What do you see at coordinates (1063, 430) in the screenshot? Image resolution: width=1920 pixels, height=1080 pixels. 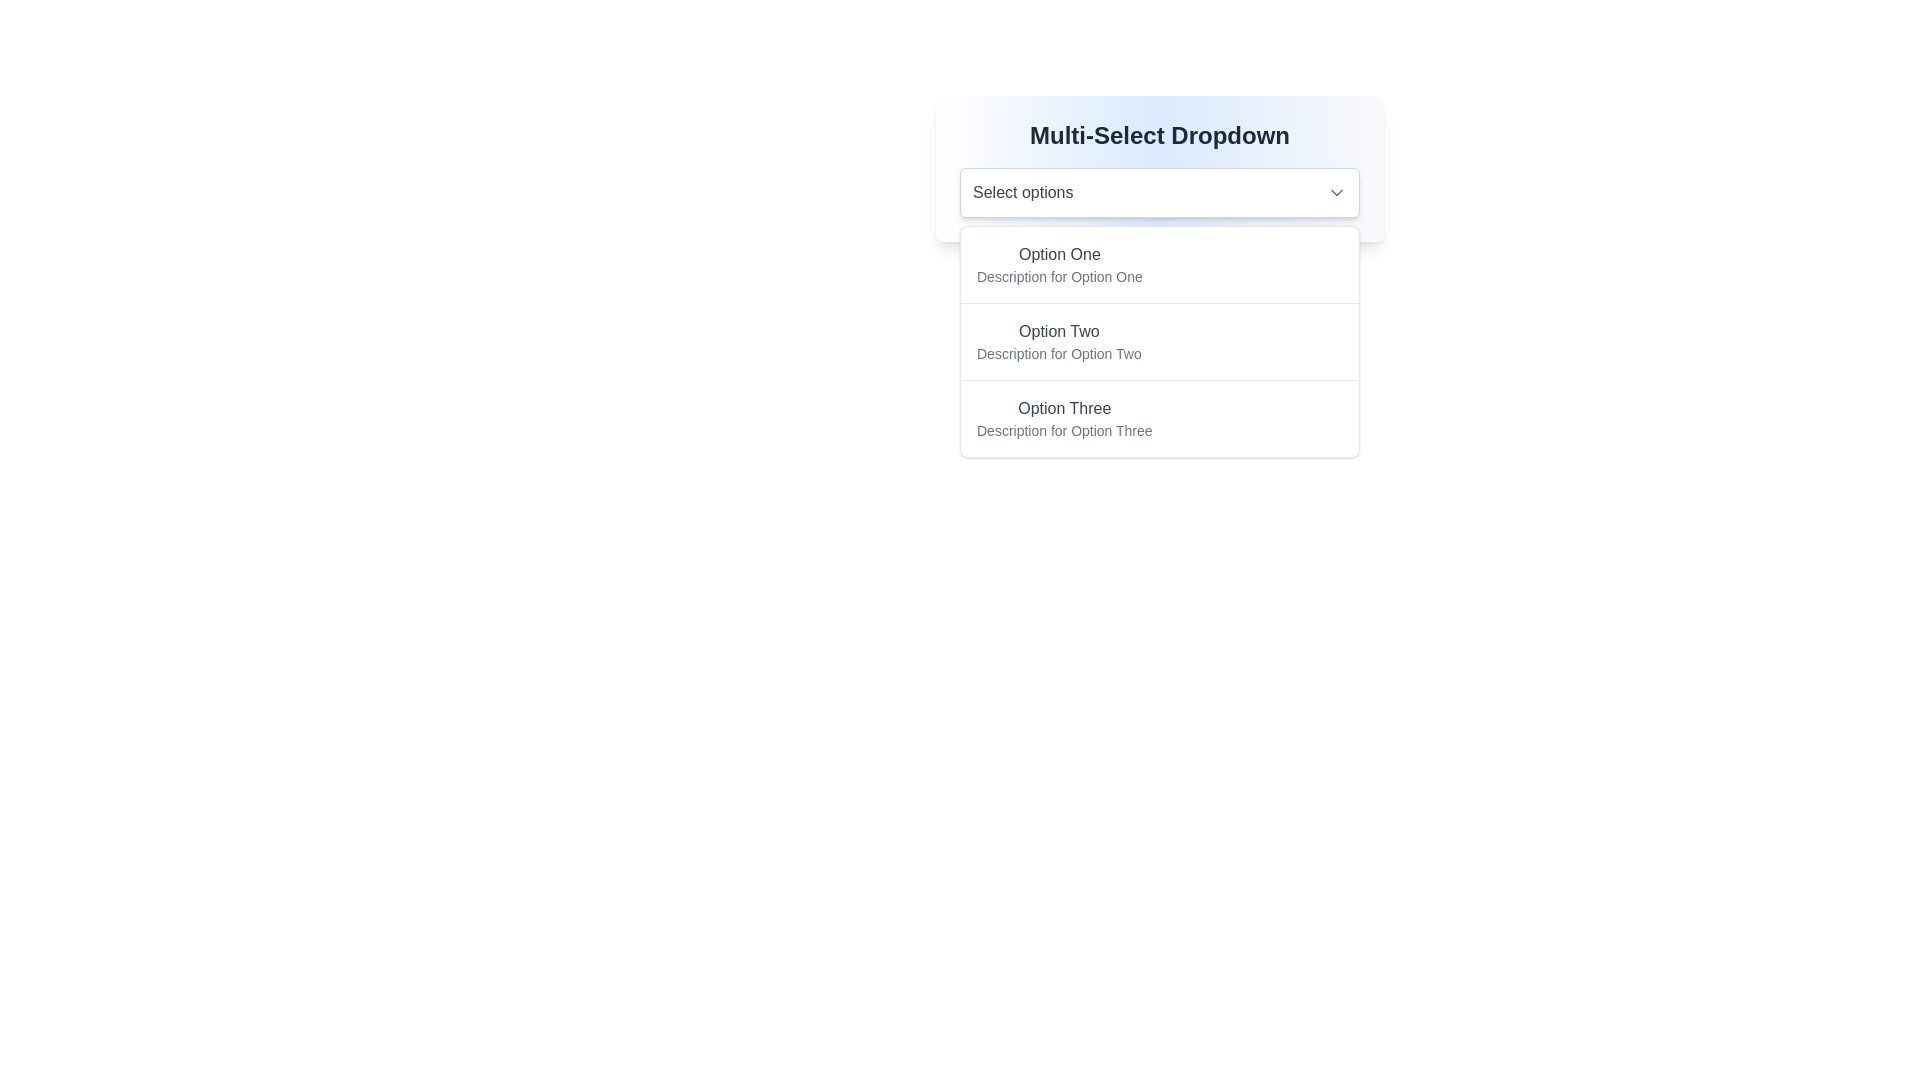 I see `the text label that provides additional context for 'Option Three' in the dropdown menu, positioned below 'Option Three'` at bounding box center [1063, 430].